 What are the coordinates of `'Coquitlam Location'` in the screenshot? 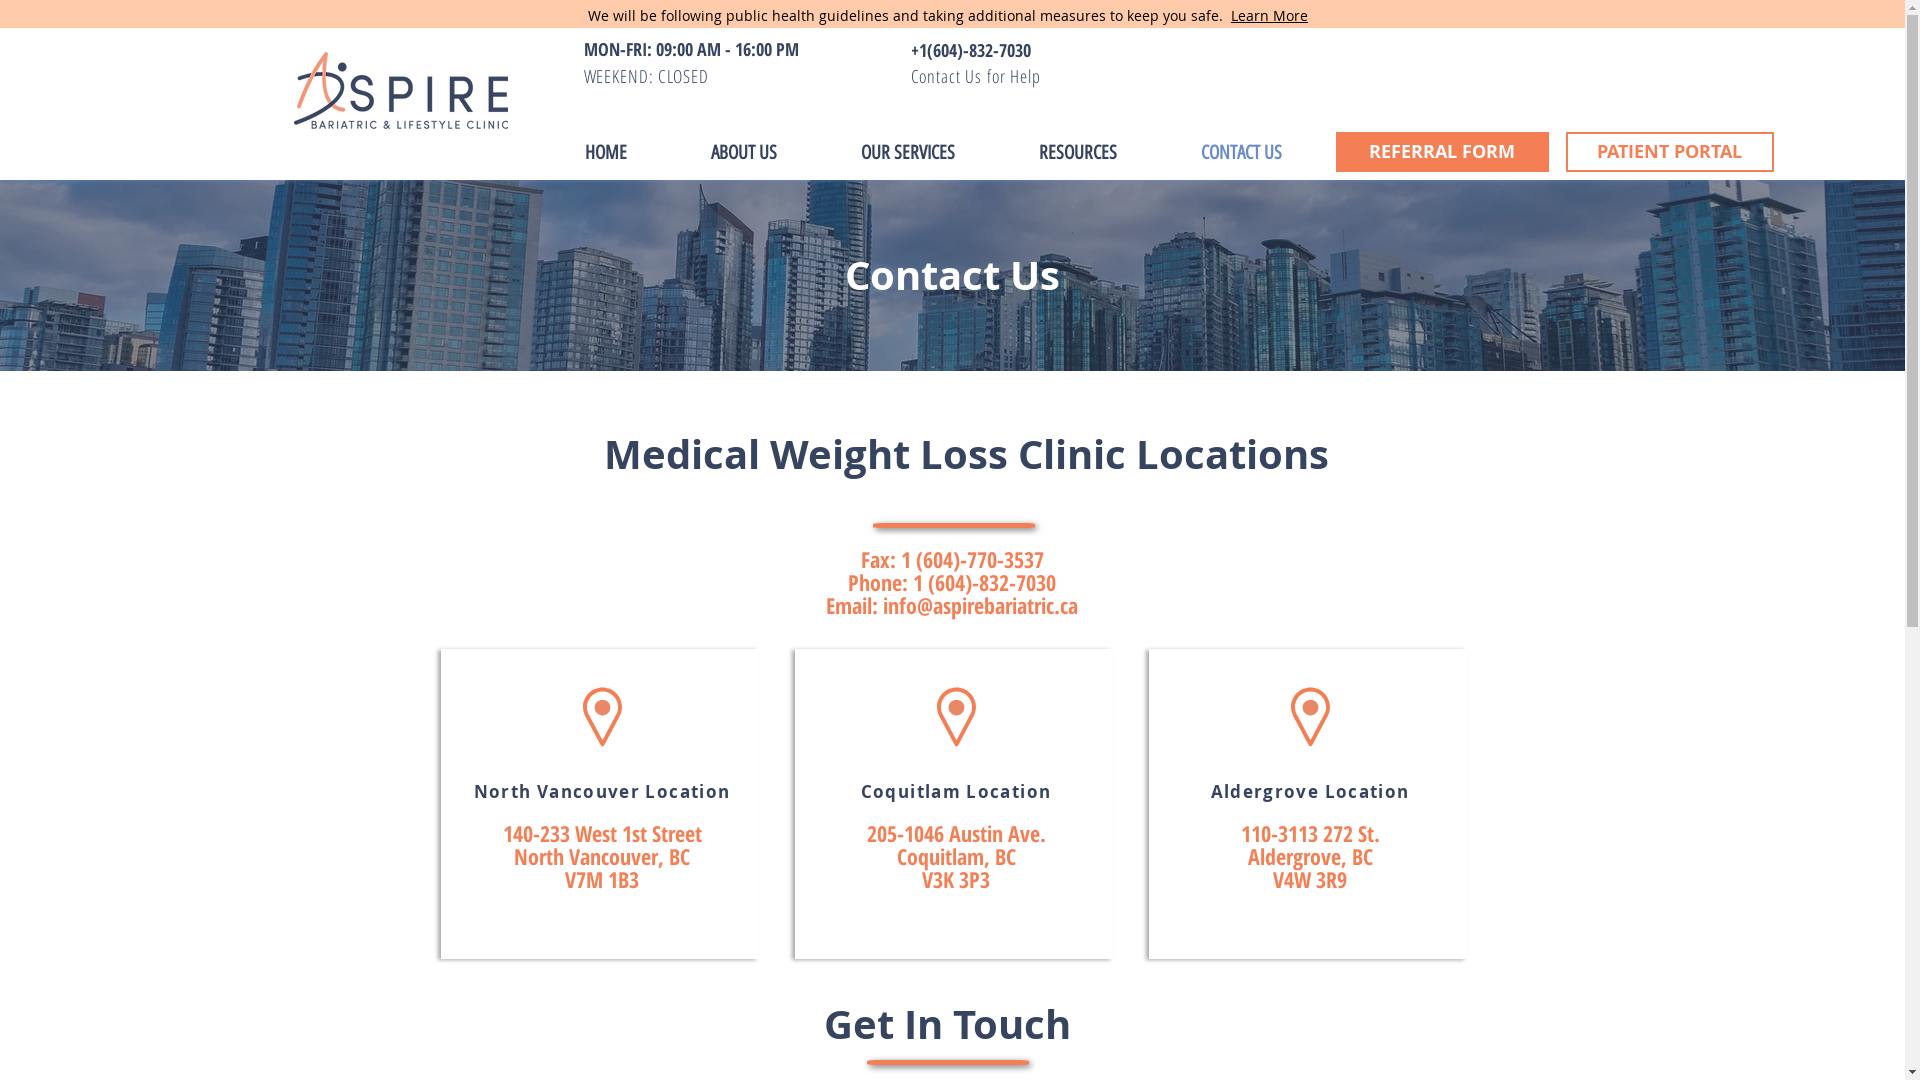 It's located at (954, 788).